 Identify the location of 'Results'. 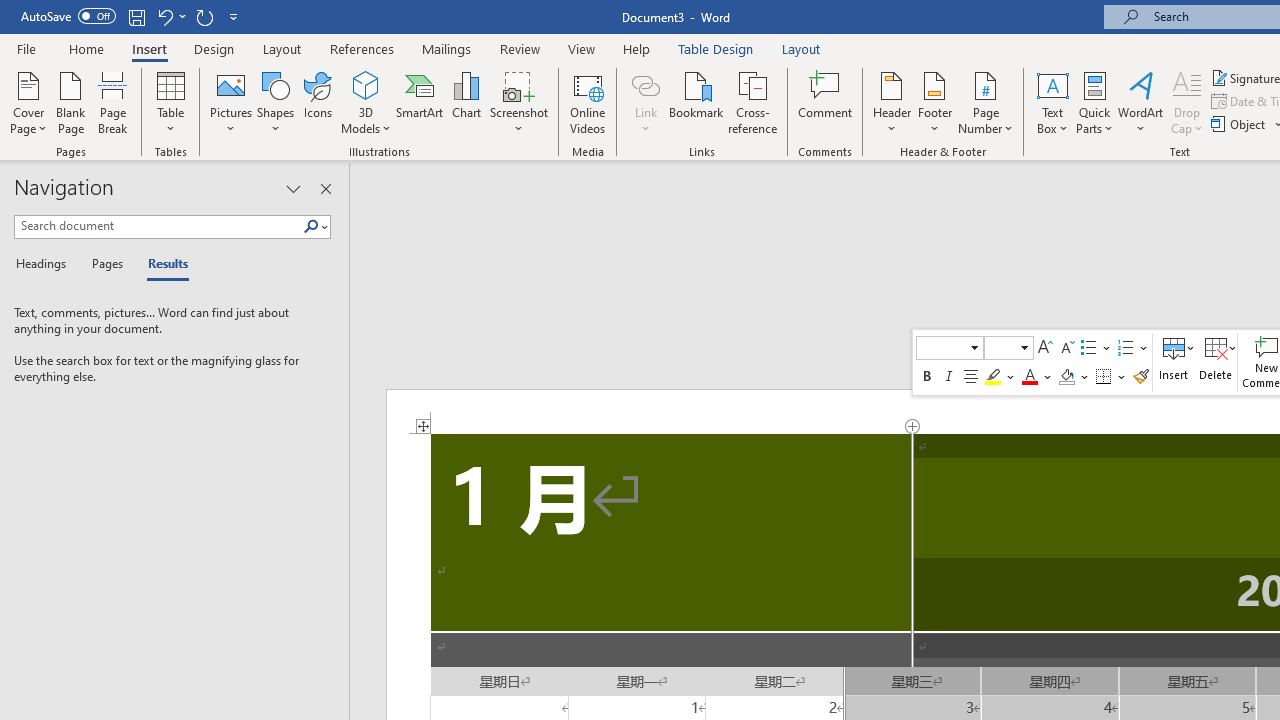
(161, 264).